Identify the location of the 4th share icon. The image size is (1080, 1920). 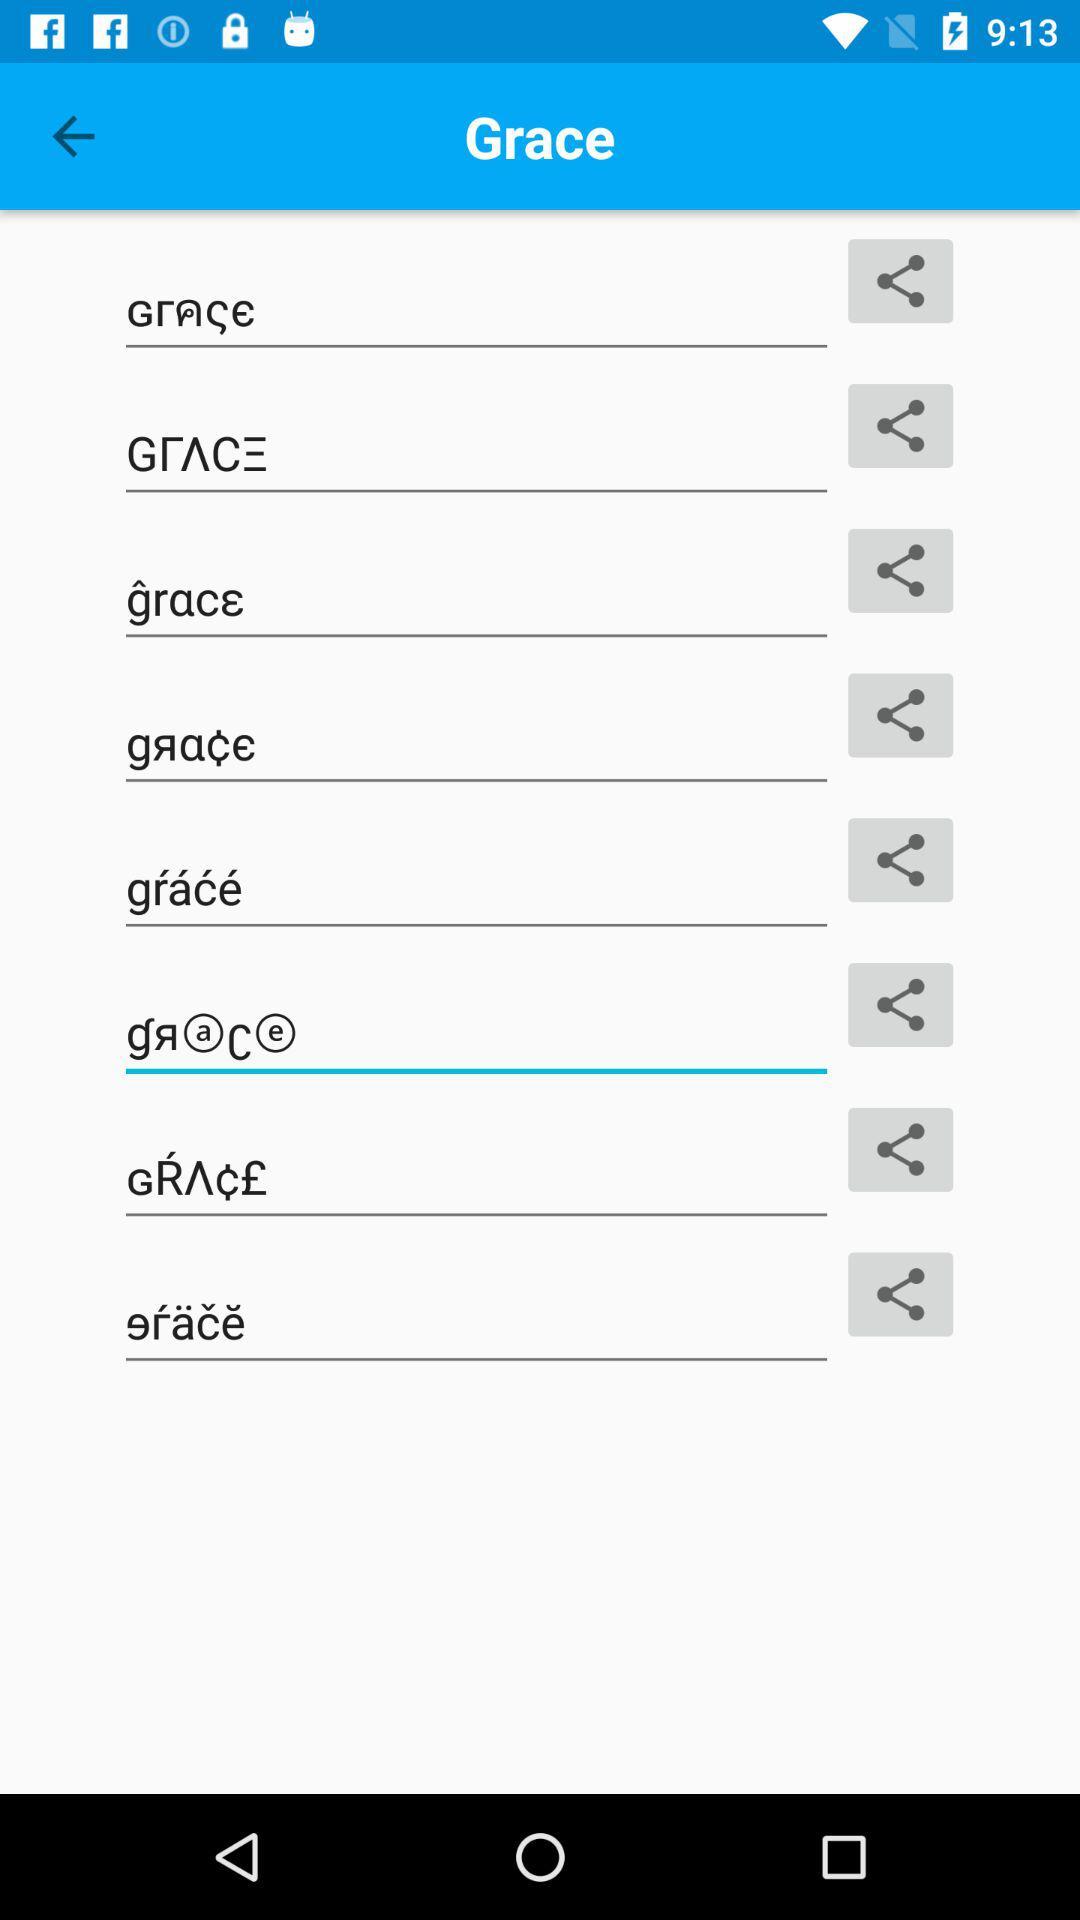
(901, 715).